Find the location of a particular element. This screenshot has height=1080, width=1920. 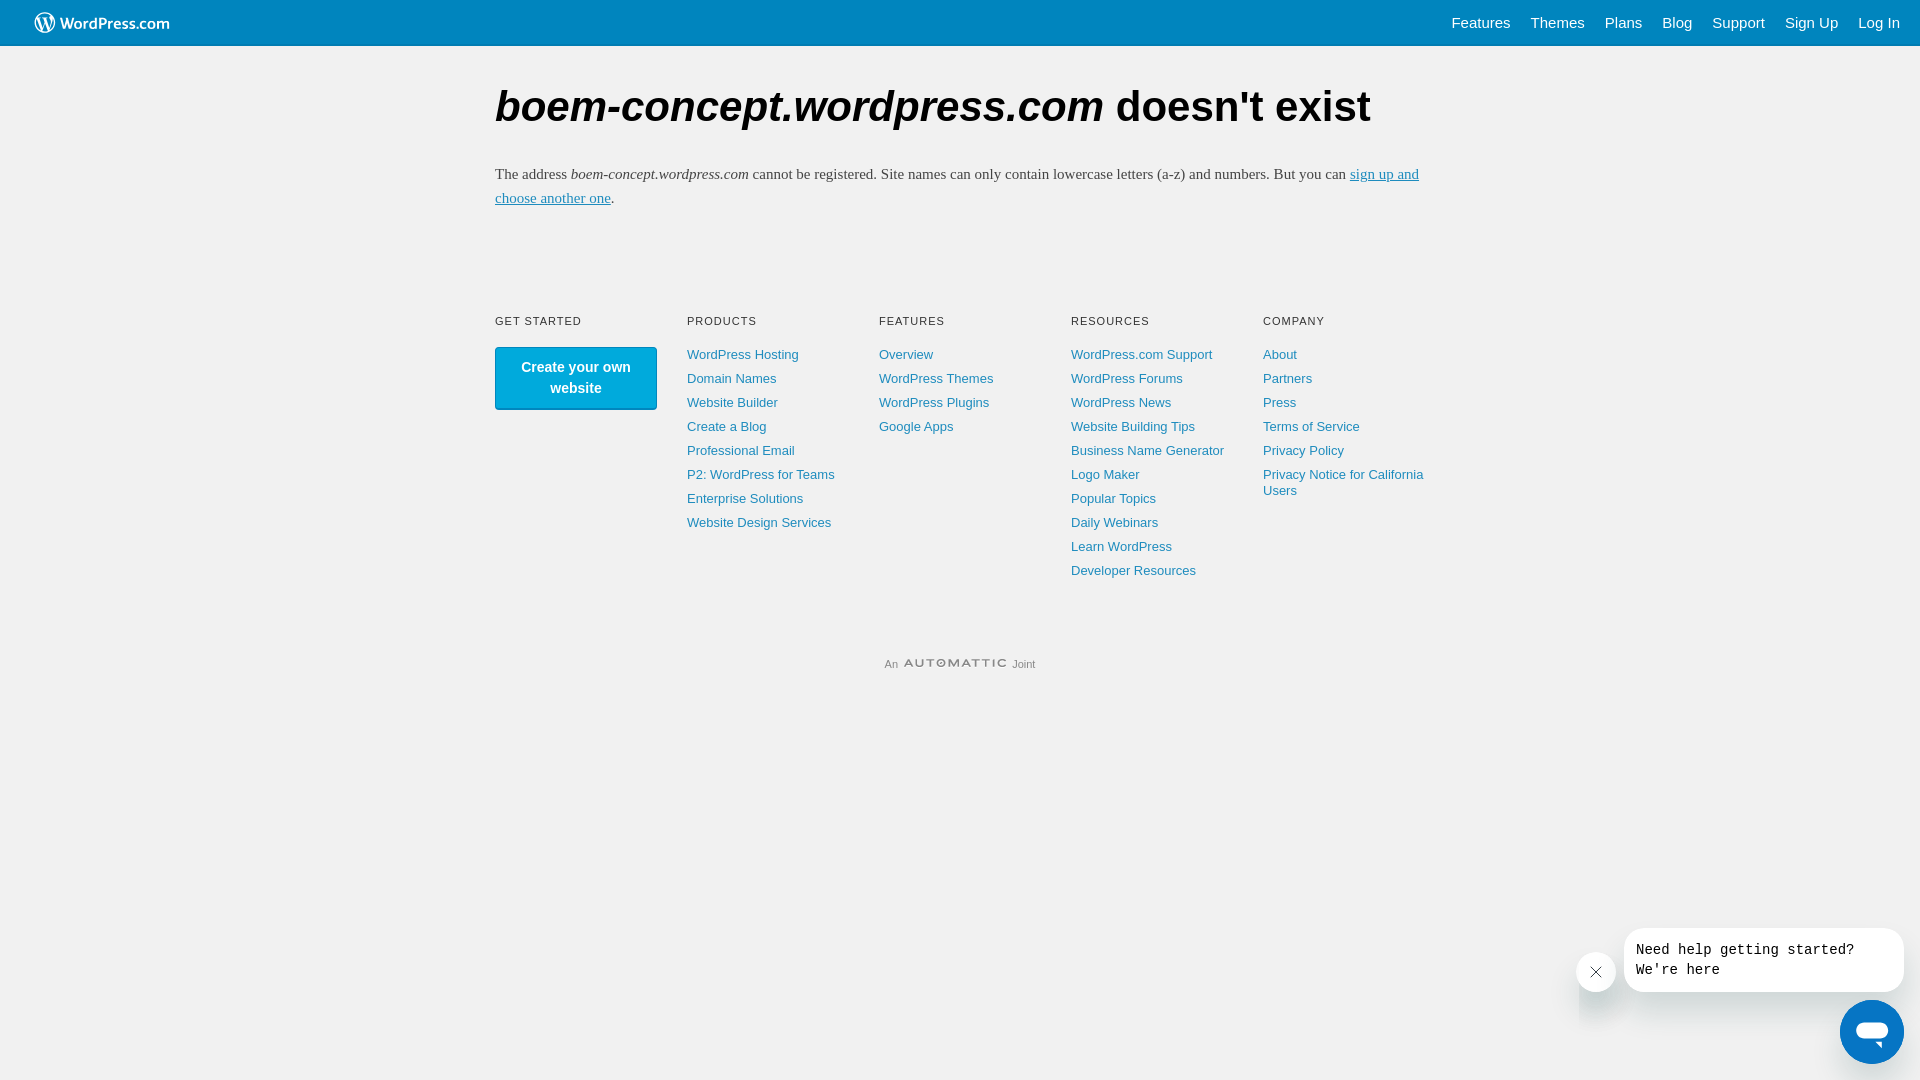

'Automattic' is located at coordinates (902, 663).